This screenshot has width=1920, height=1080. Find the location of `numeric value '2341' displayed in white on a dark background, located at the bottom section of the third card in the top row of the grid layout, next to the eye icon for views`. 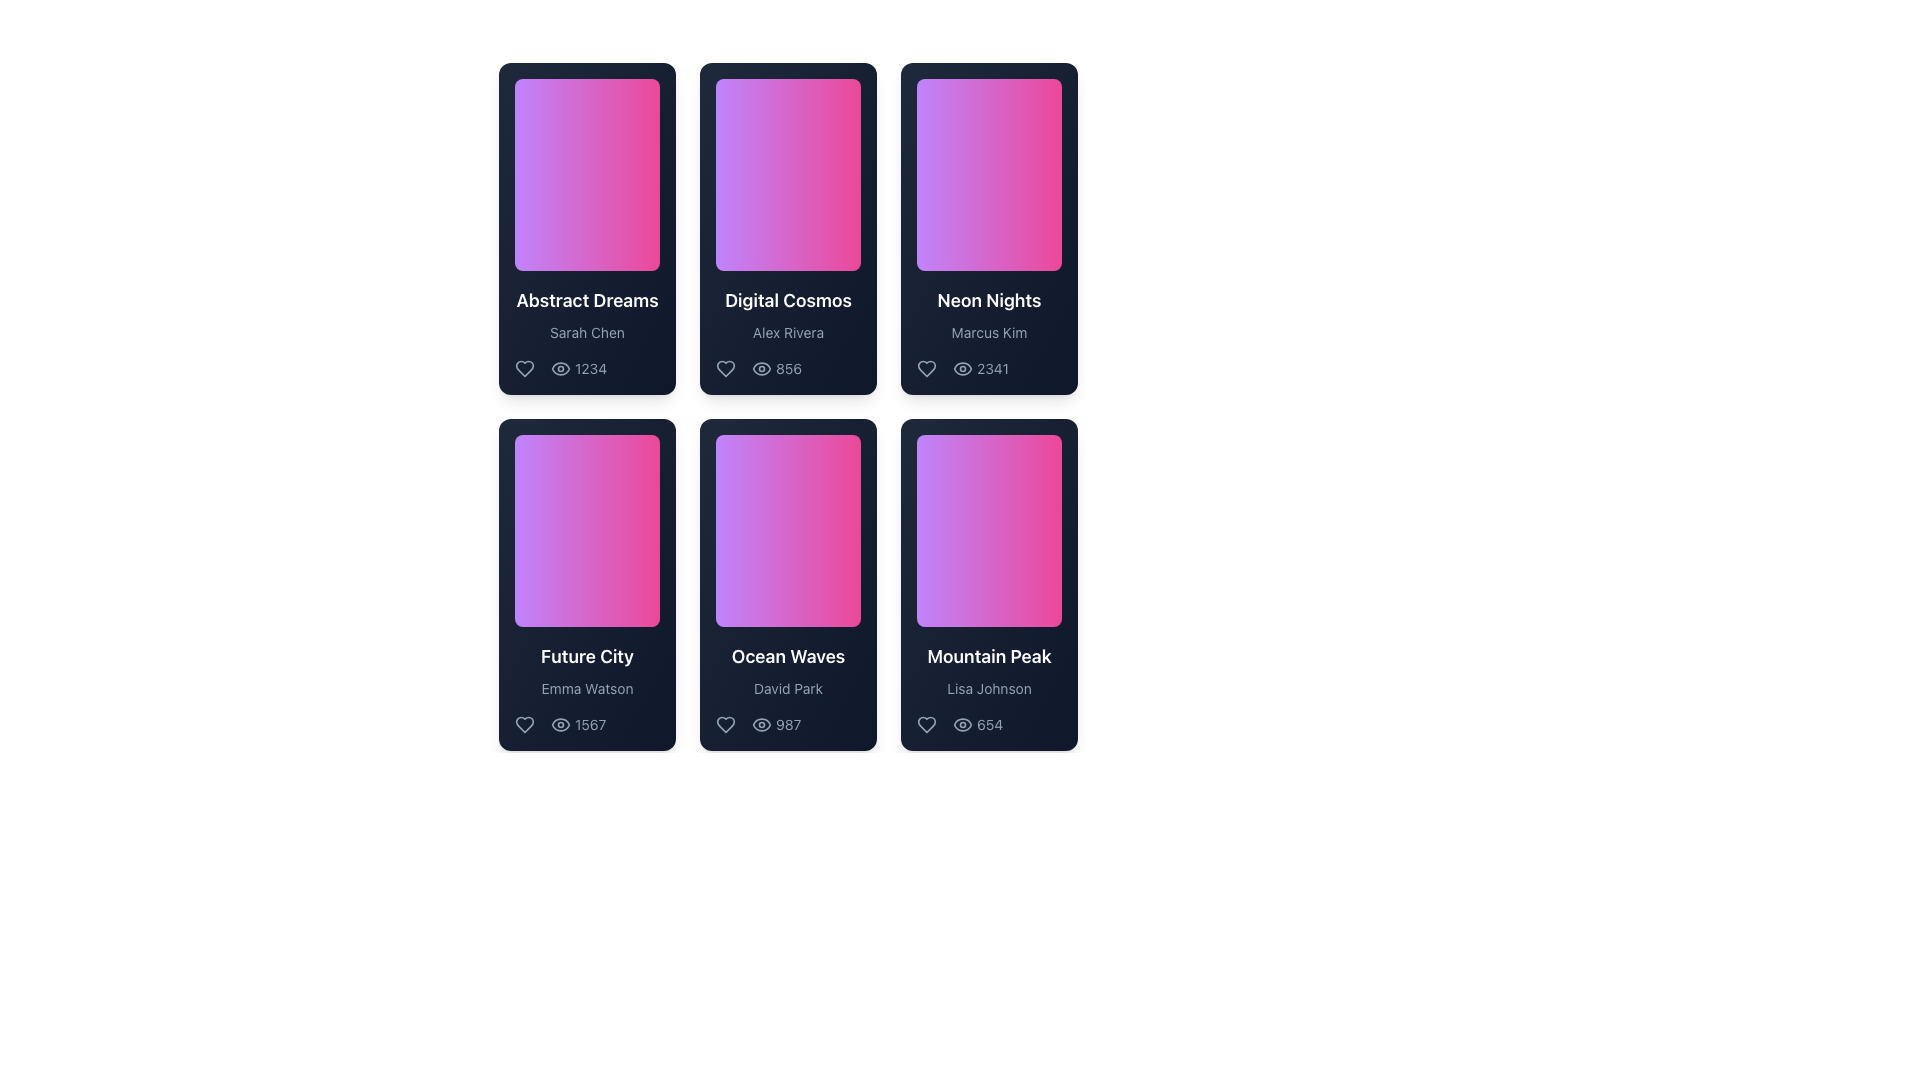

numeric value '2341' displayed in white on a dark background, located at the bottom section of the third card in the top row of the grid layout, next to the eye icon for views is located at coordinates (989, 369).